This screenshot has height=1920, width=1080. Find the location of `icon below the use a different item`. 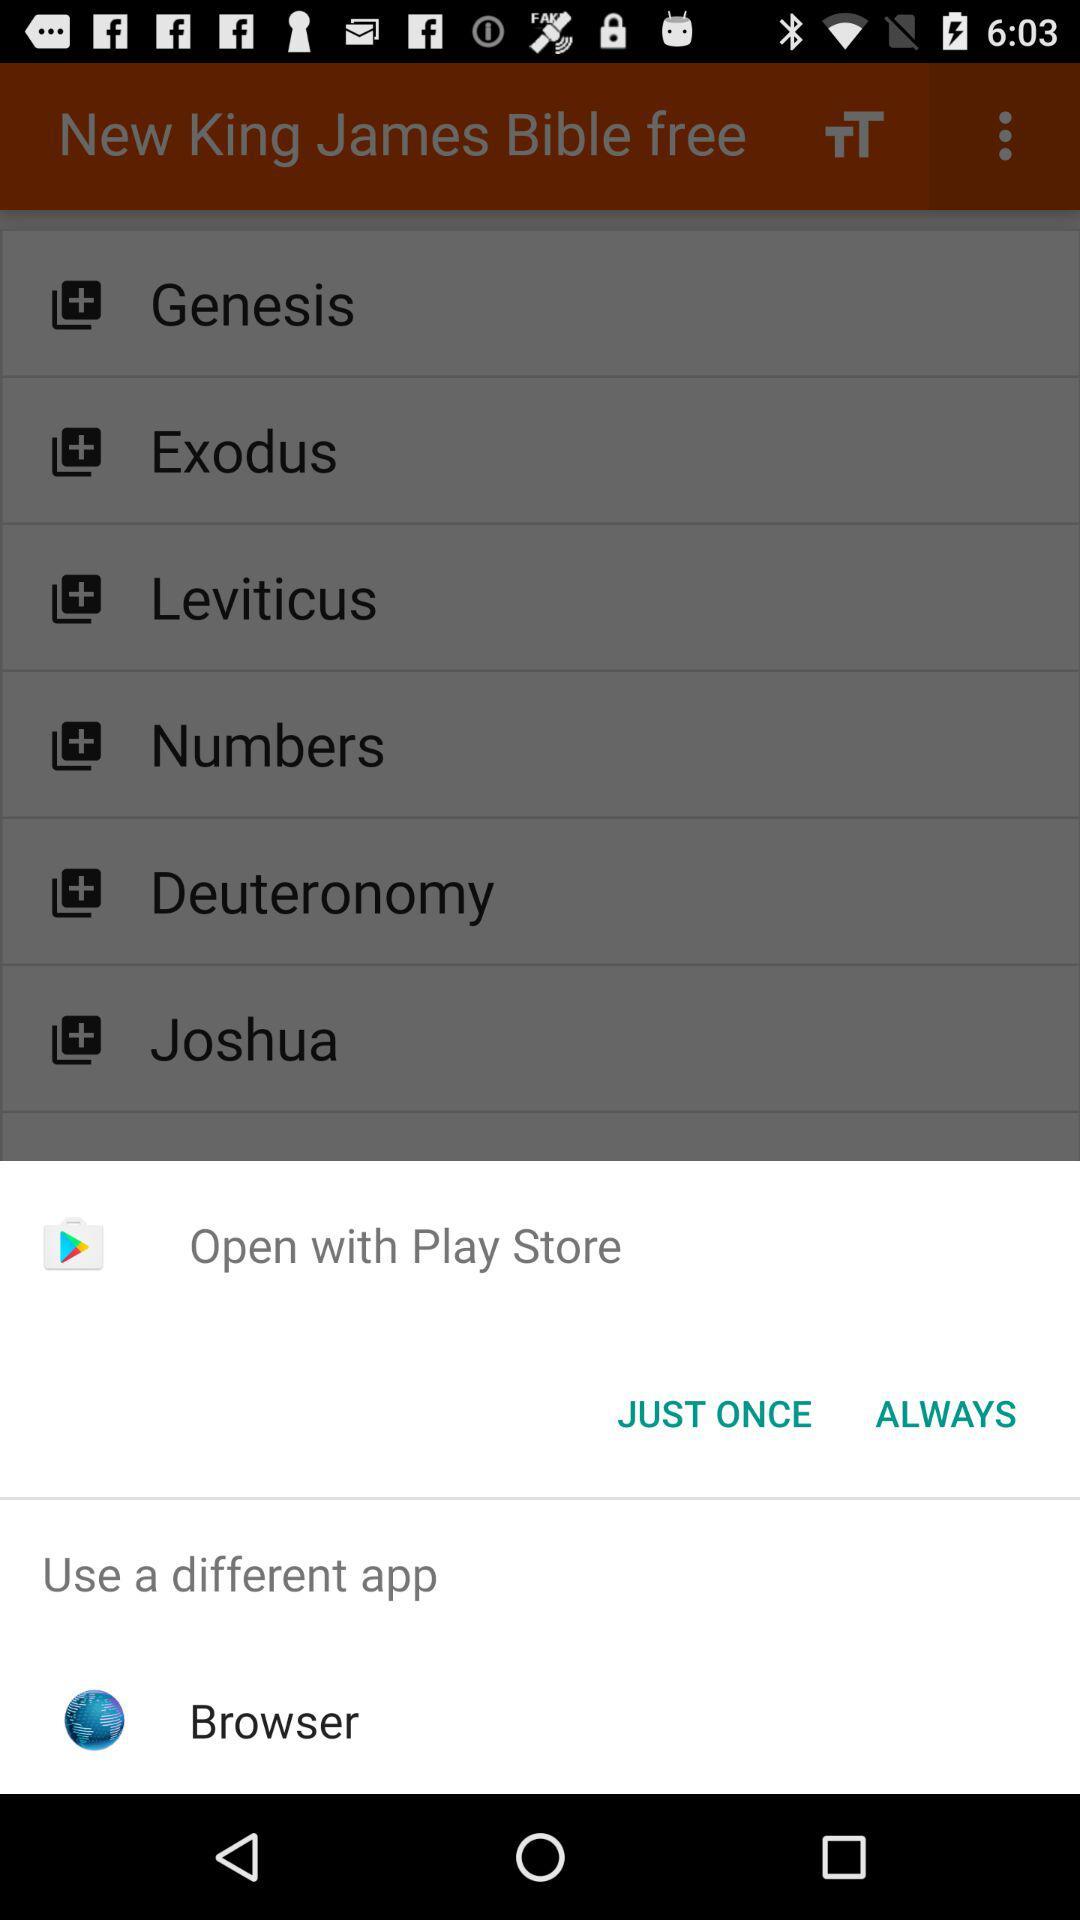

icon below the use a different item is located at coordinates (274, 1719).